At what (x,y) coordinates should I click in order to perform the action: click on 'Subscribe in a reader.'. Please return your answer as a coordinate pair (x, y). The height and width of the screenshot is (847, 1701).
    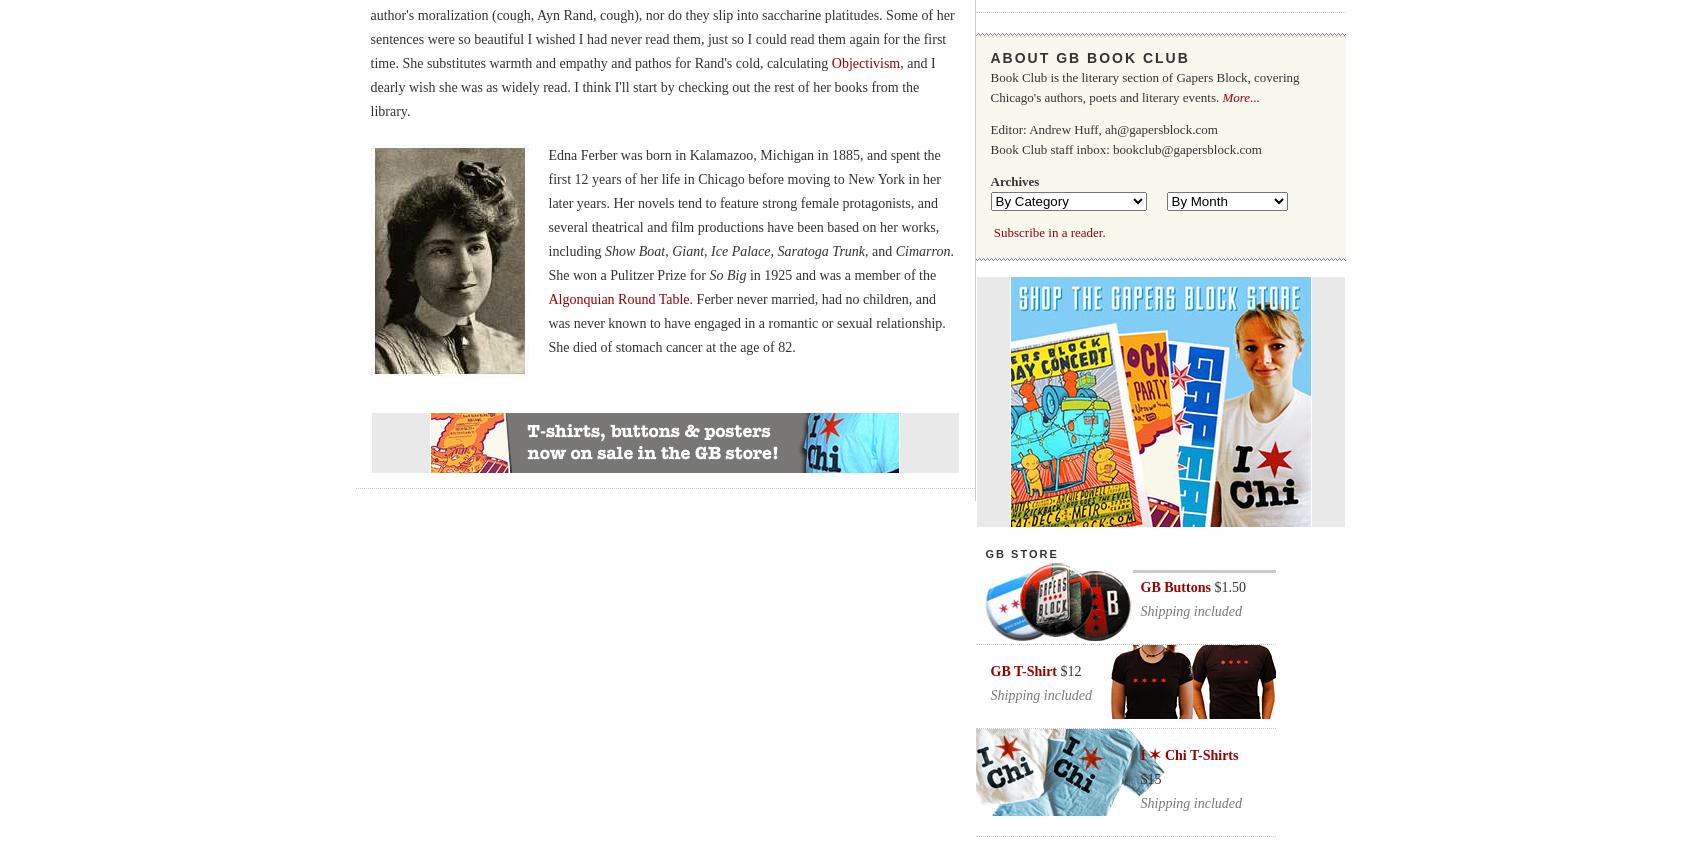
    Looking at the image, I should click on (1049, 232).